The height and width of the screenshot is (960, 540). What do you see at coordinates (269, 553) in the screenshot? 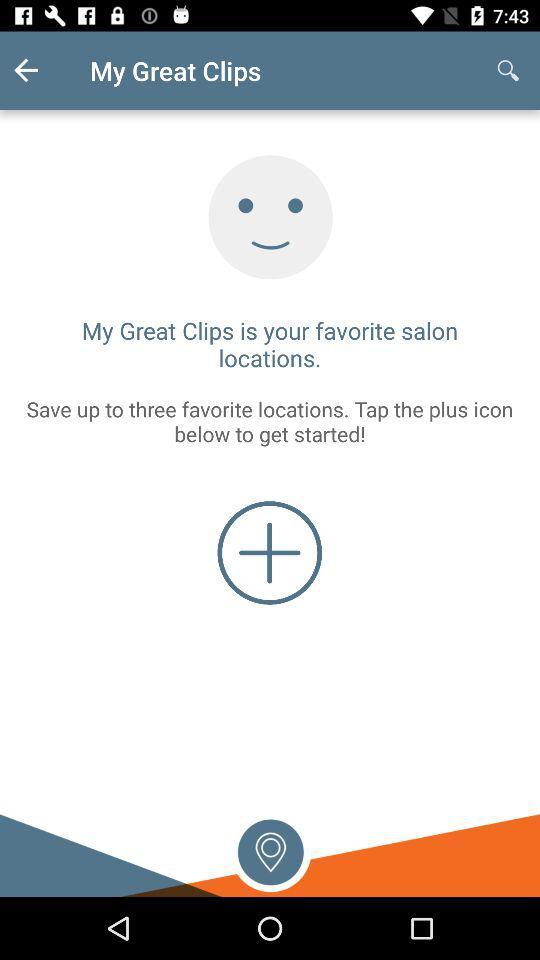
I see `the add icon` at bounding box center [269, 553].